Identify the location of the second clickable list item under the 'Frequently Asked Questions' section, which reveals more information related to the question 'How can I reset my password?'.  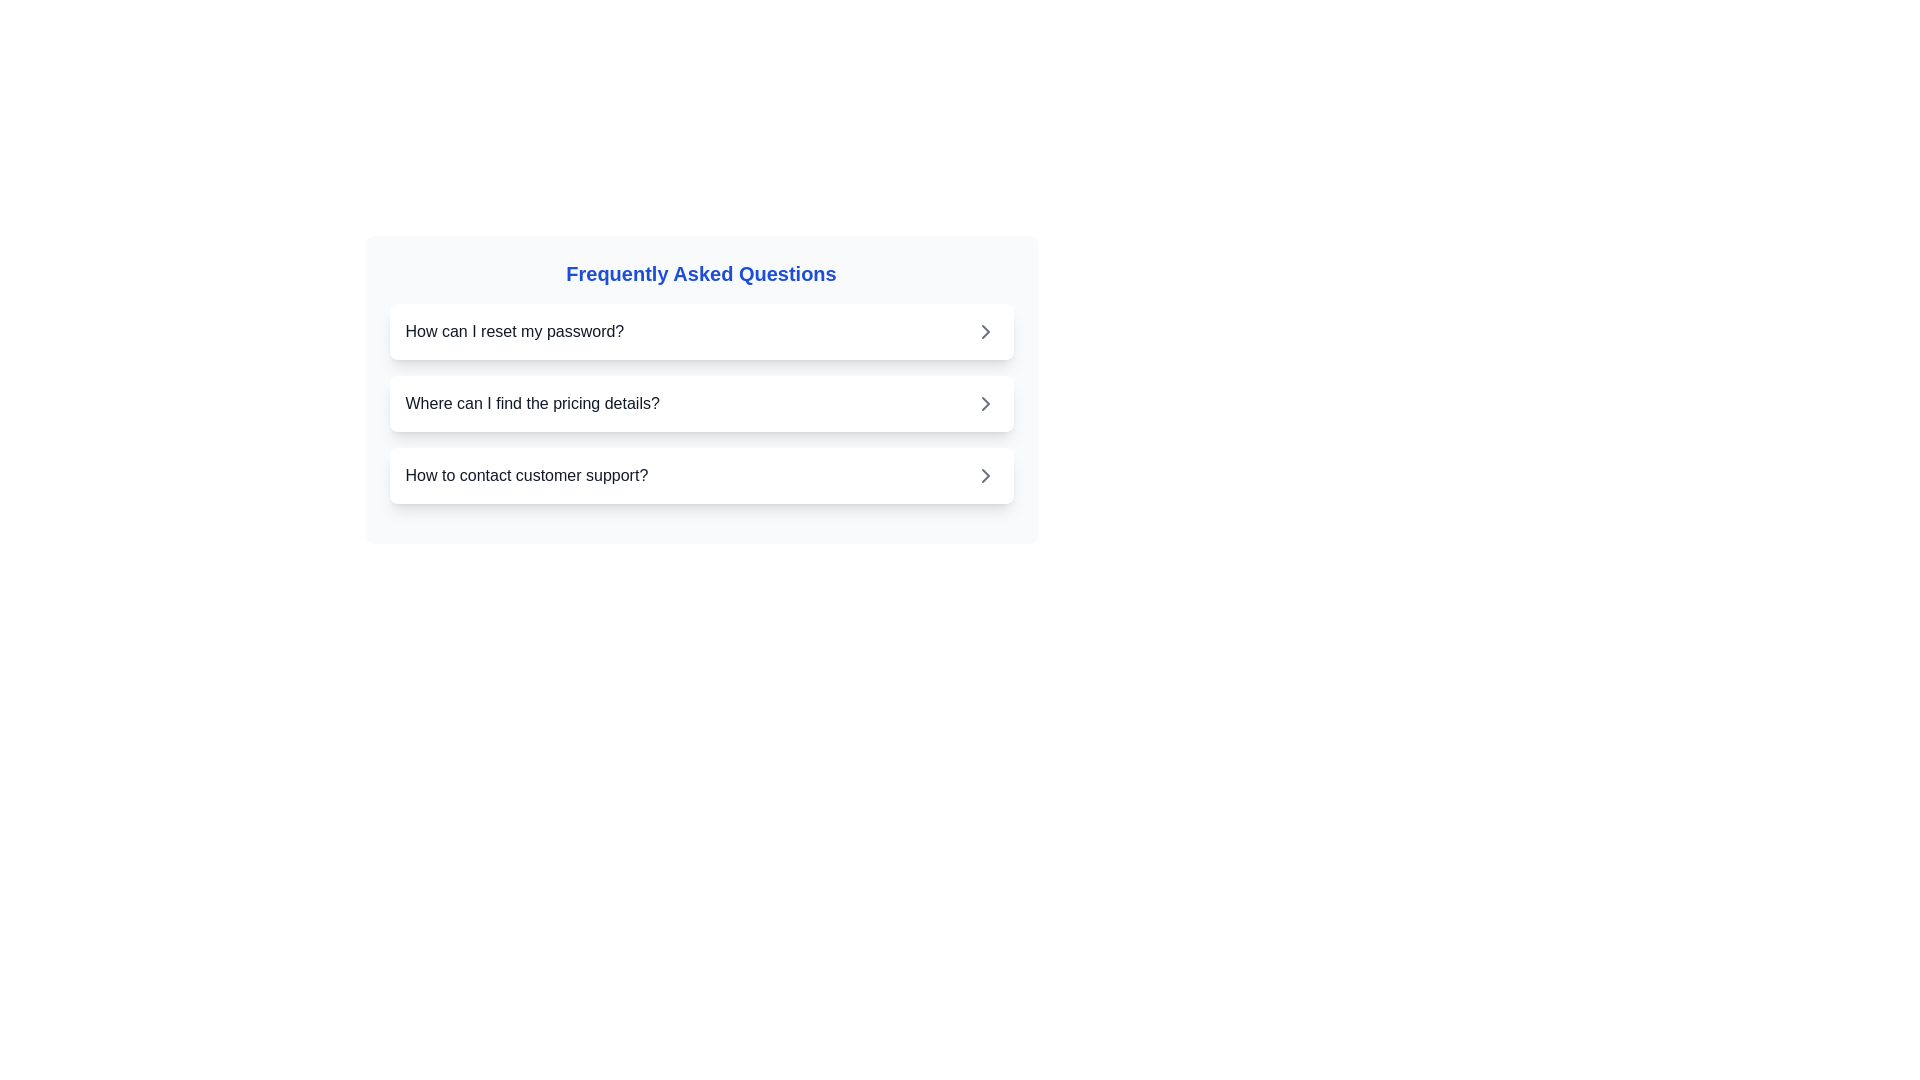
(701, 404).